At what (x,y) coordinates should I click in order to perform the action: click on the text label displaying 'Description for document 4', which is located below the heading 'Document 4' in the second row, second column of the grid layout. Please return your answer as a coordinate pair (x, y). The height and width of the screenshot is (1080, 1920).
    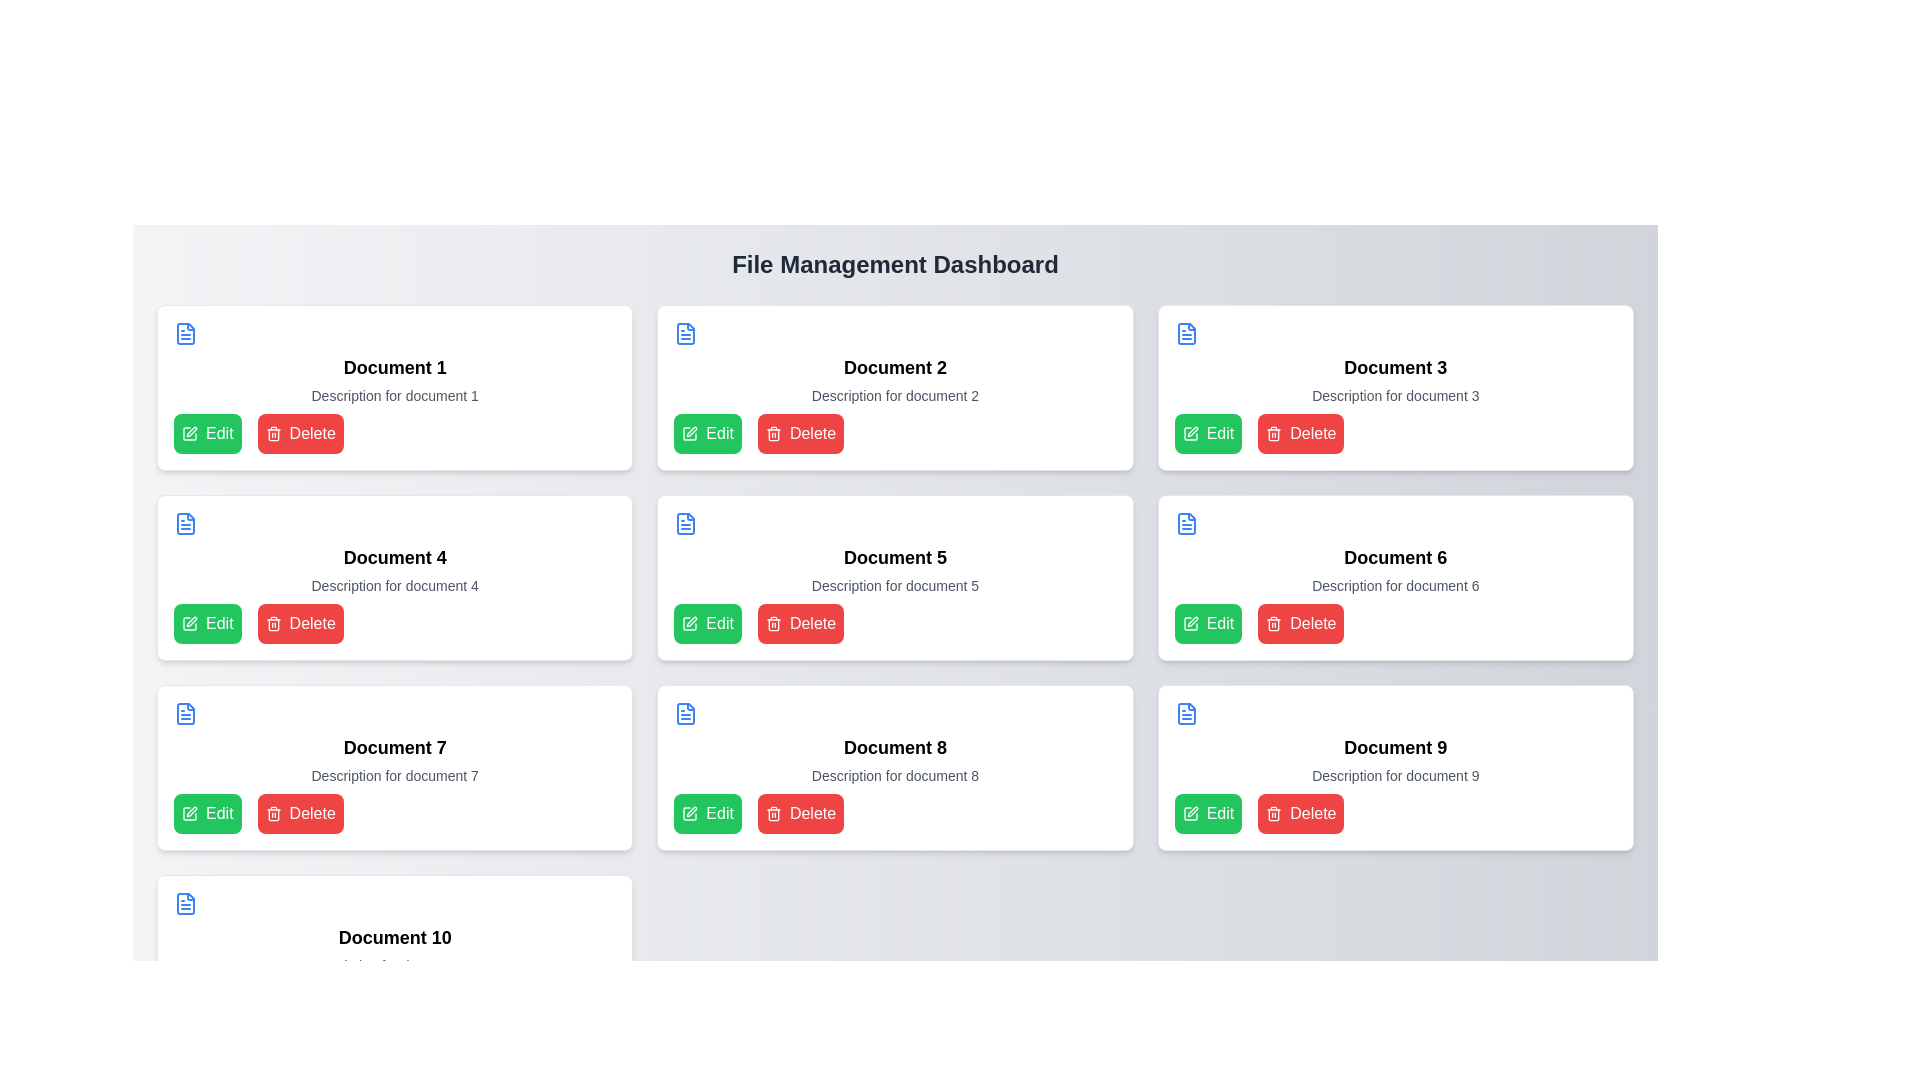
    Looking at the image, I should click on (395, 585).